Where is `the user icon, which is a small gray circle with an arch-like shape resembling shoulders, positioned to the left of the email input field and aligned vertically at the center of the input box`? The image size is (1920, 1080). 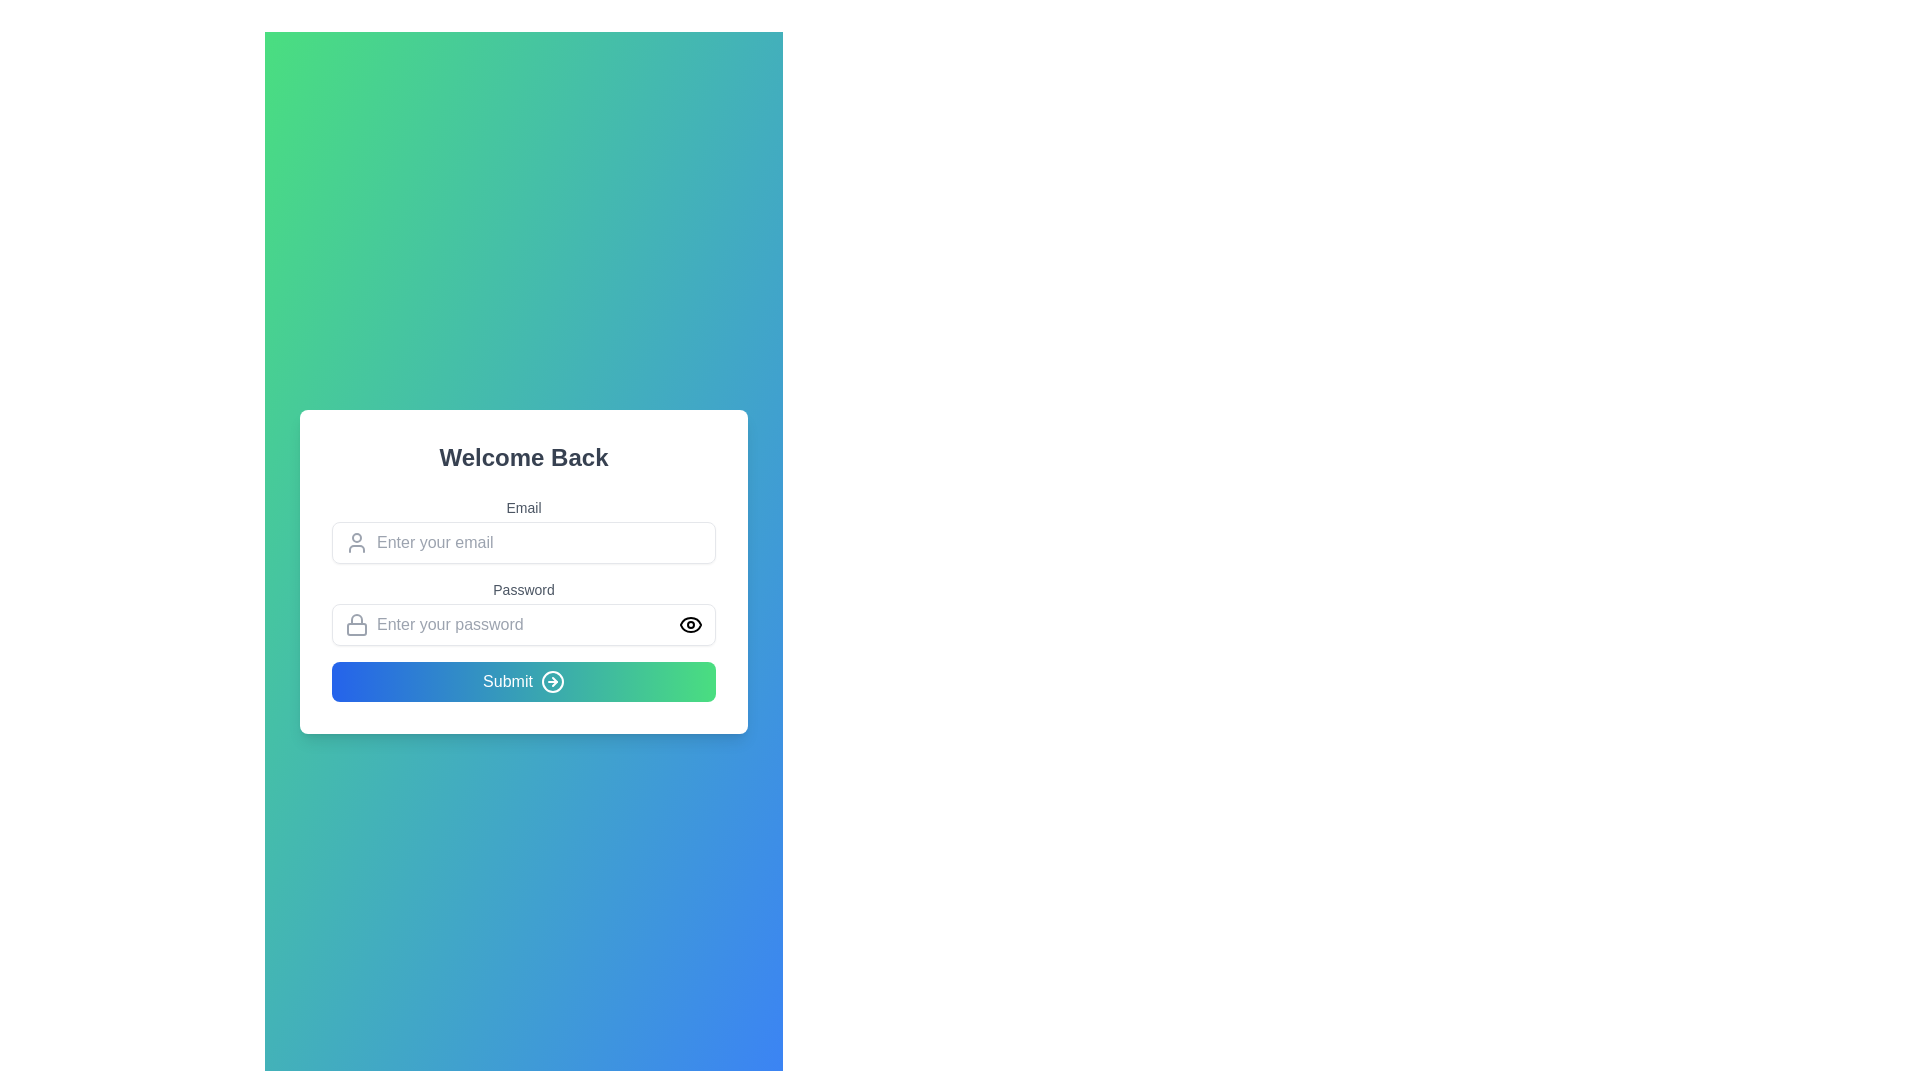 the user icon, which is a small gray circle with an arch-like shape resembling shoulders, positioned to the left of the email input field and aligned vertically at the center of the input box is located at coordinates (356, 543).